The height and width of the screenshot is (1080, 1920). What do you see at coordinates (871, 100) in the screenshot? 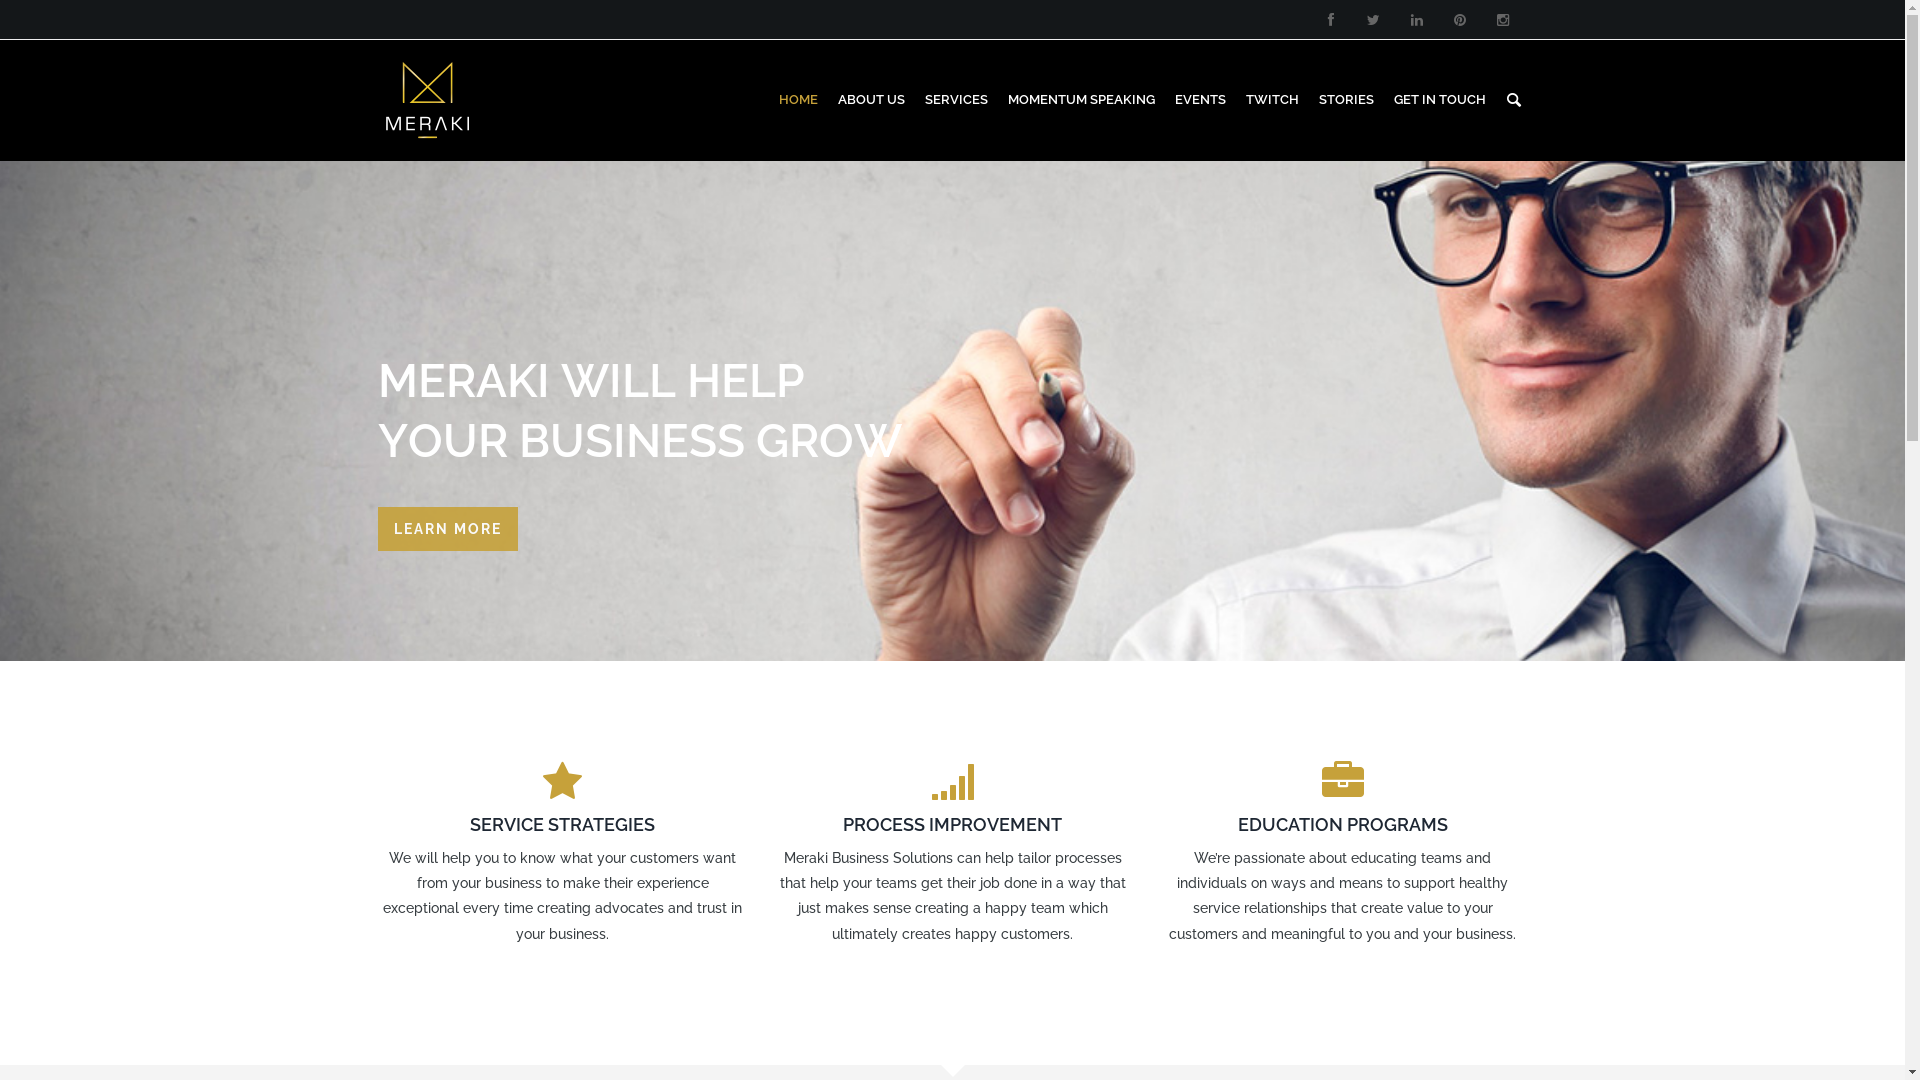
I see `'ABOUT US'` at bounding box center [871, 100].